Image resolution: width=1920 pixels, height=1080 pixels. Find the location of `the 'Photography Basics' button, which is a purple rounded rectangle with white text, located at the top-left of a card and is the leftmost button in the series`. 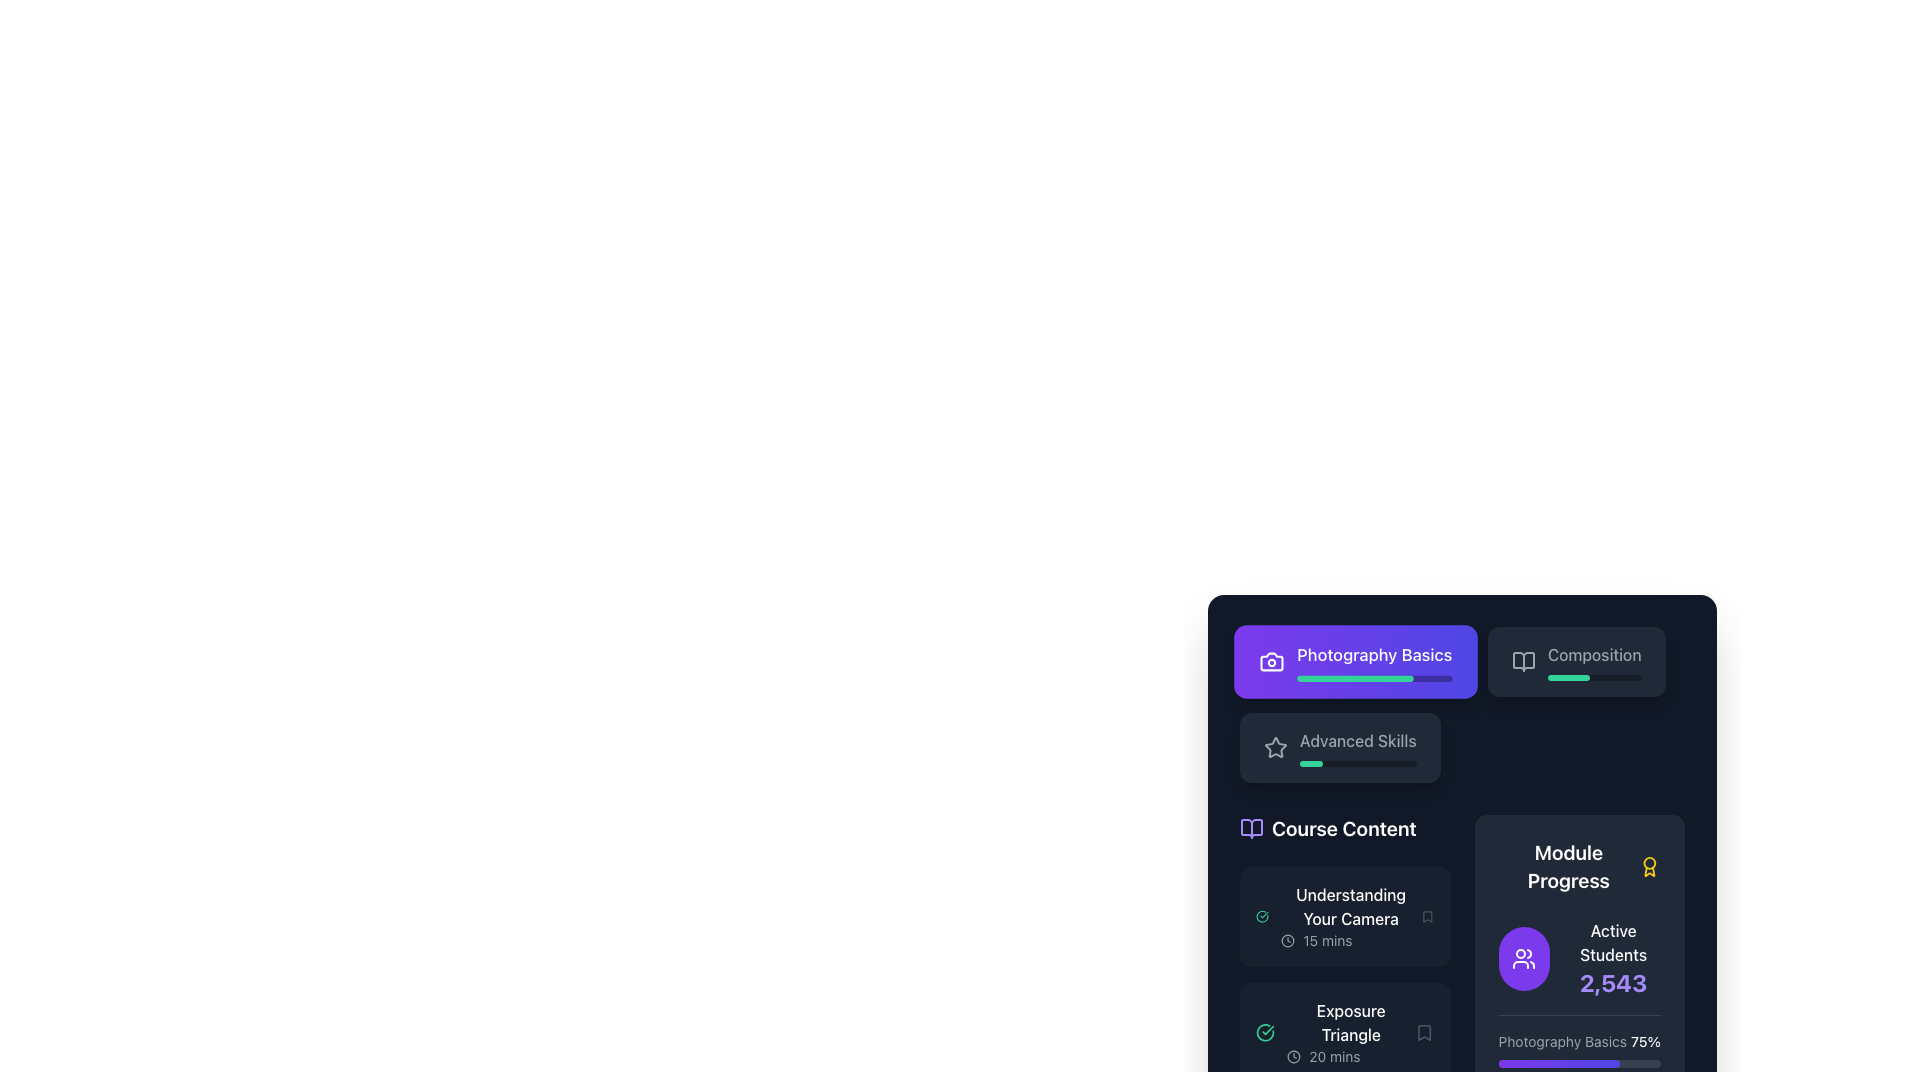

the 'Photography Basics' button, which is a purple rounded rectangle with white text, located at the top-left of a card and is the leftmost button in the series is located at coordinates (1373, 662).